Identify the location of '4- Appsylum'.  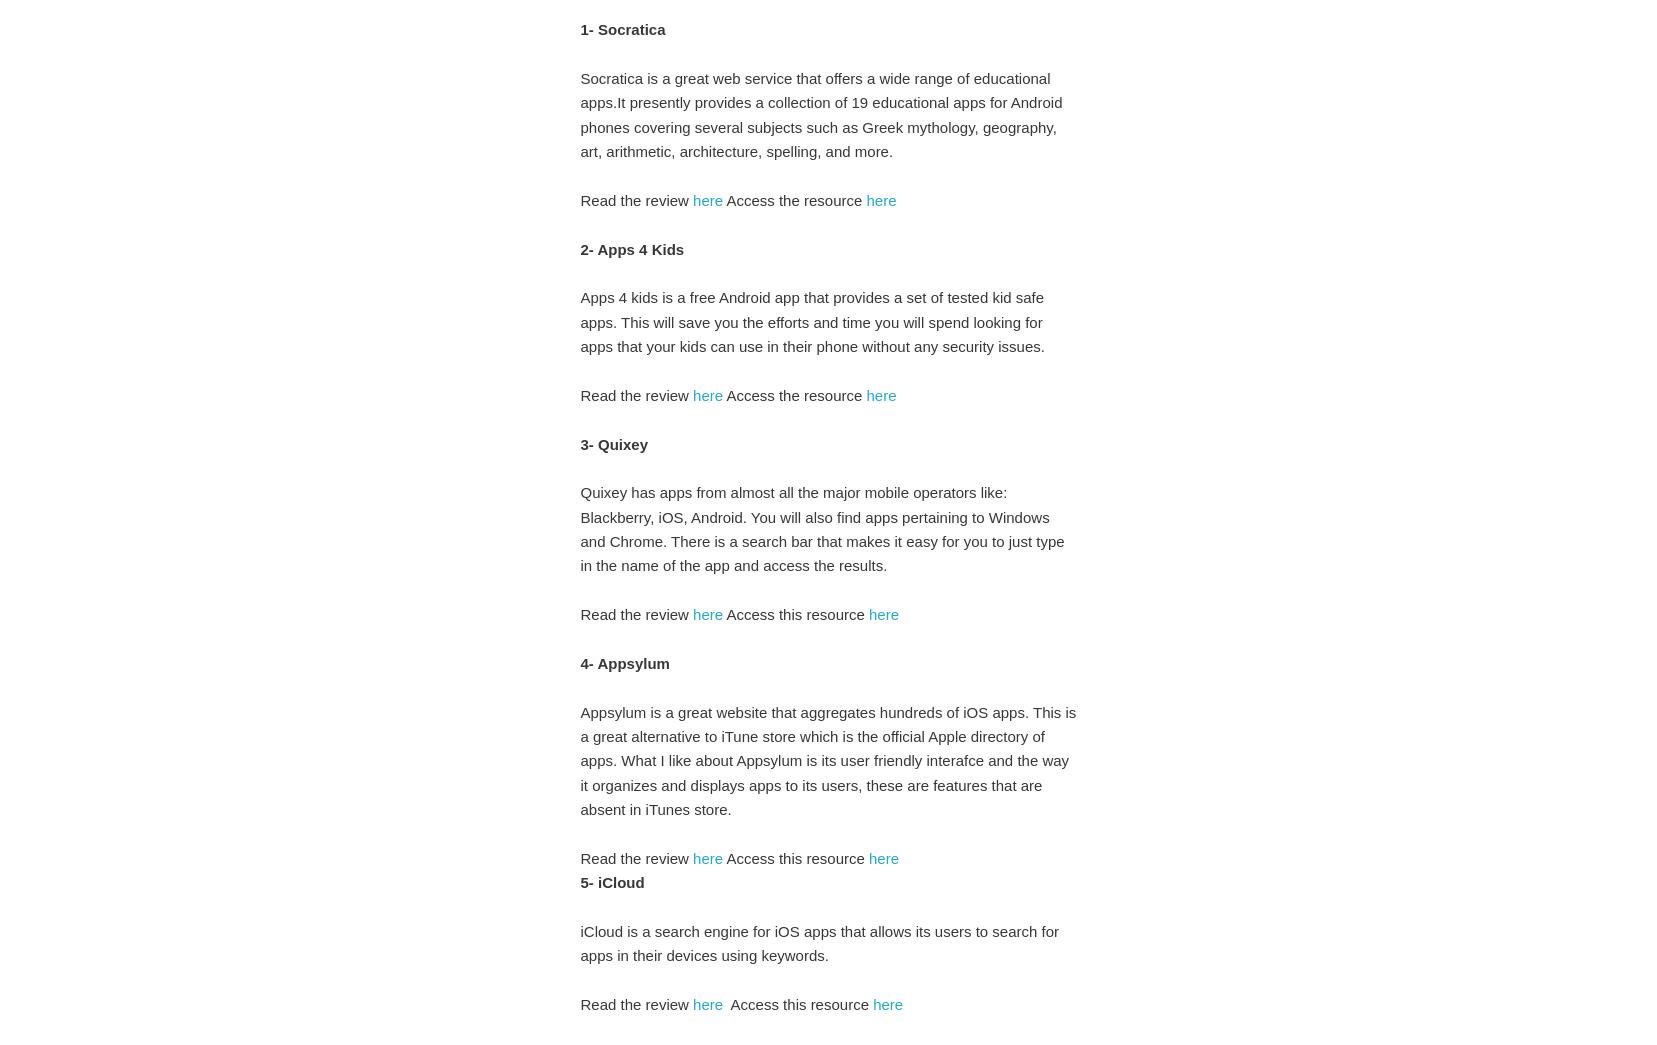
(624, 662).